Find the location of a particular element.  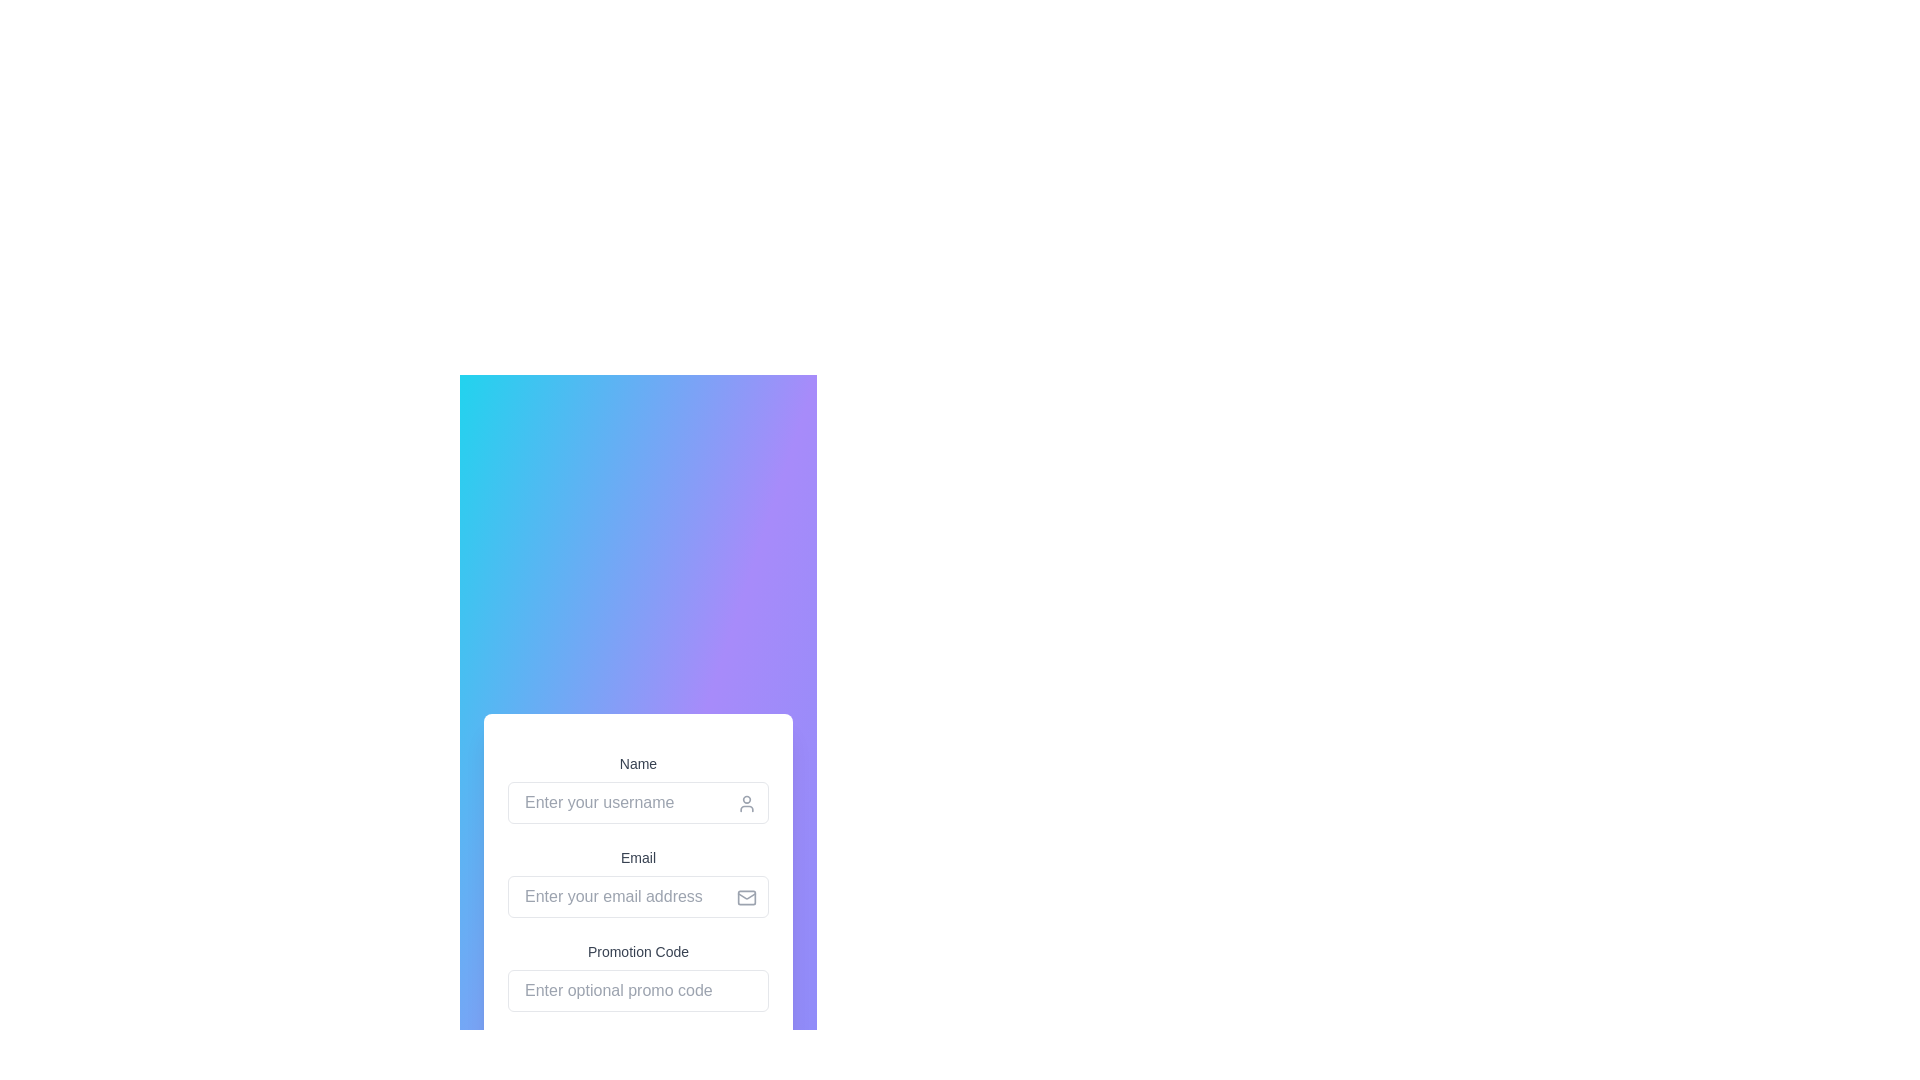

the text input field labeled 'Promotion Code' by using the tab key to focus on it is located at coordinates (637, 991).